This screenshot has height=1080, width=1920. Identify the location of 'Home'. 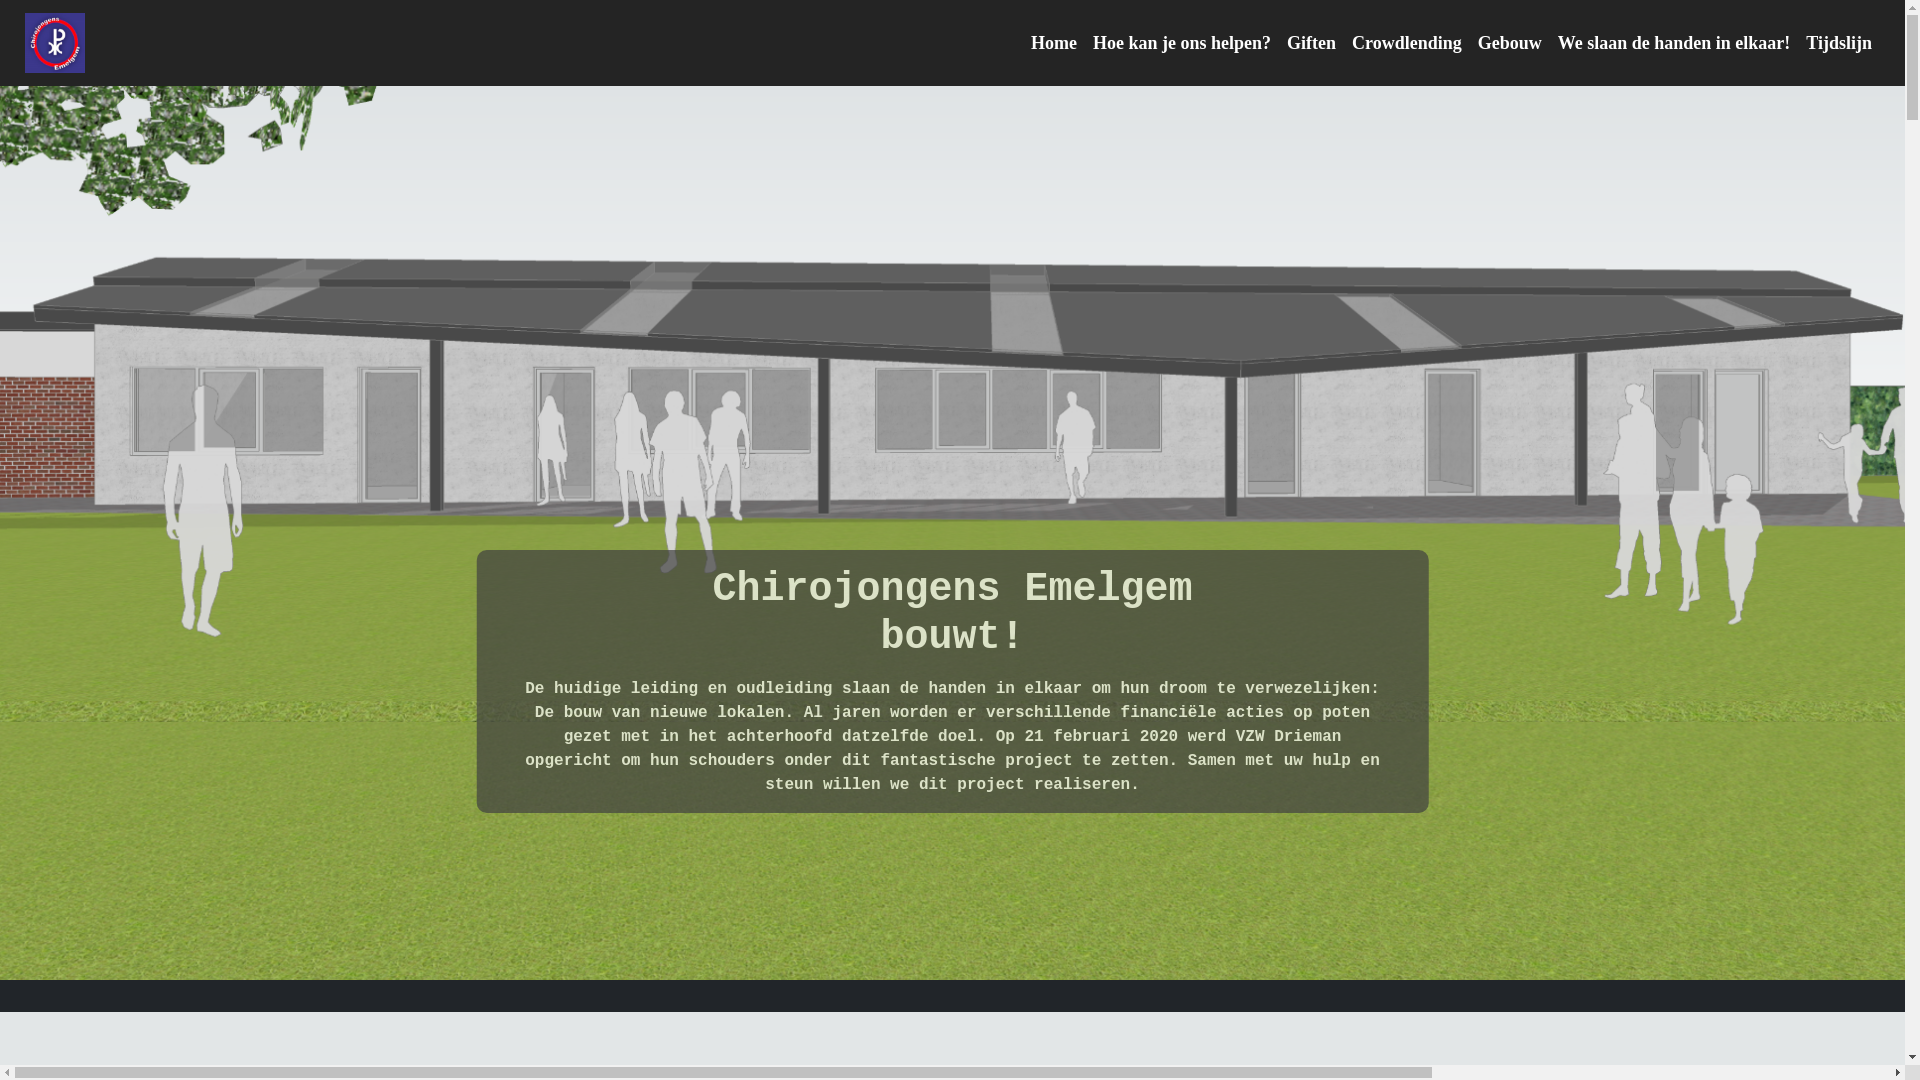
(1022, 43).